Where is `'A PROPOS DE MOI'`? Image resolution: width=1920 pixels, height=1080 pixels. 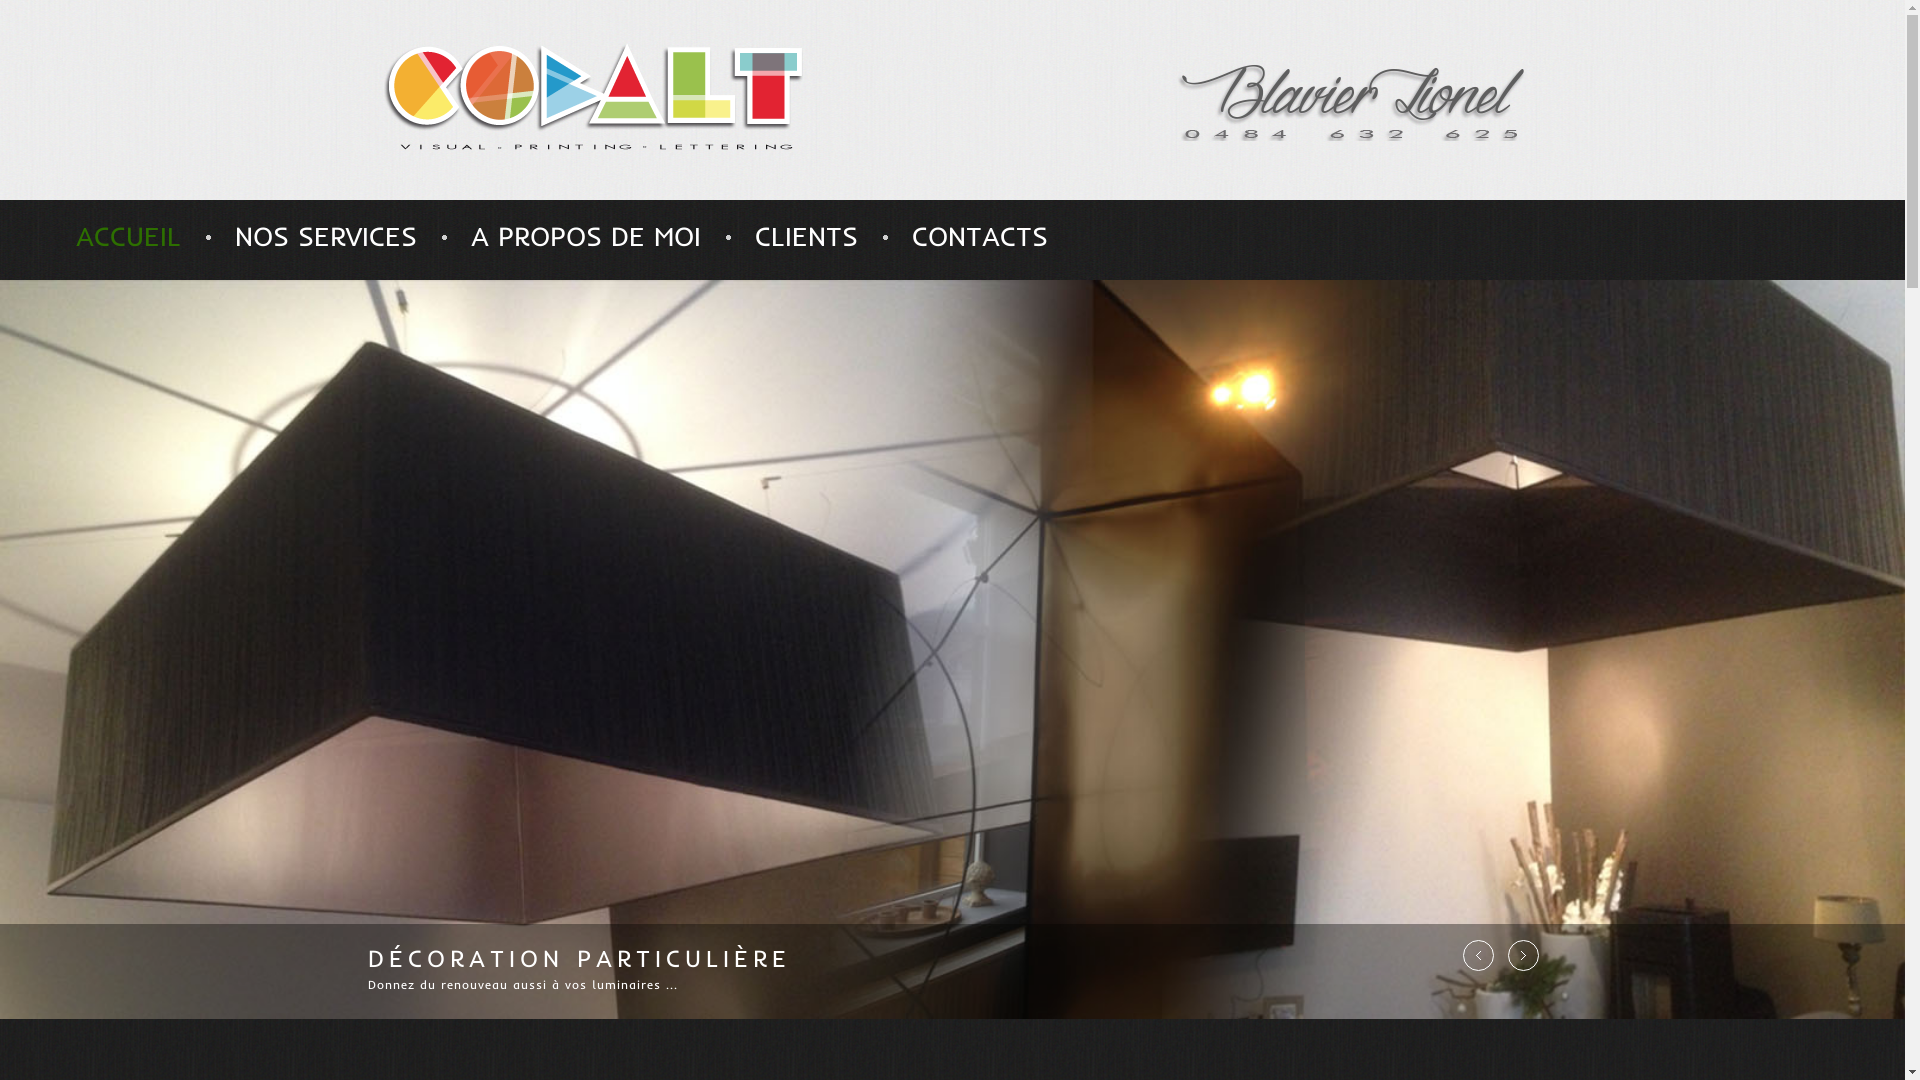 'A PROPOS DE MOI' is located at coordinates (584, 235).